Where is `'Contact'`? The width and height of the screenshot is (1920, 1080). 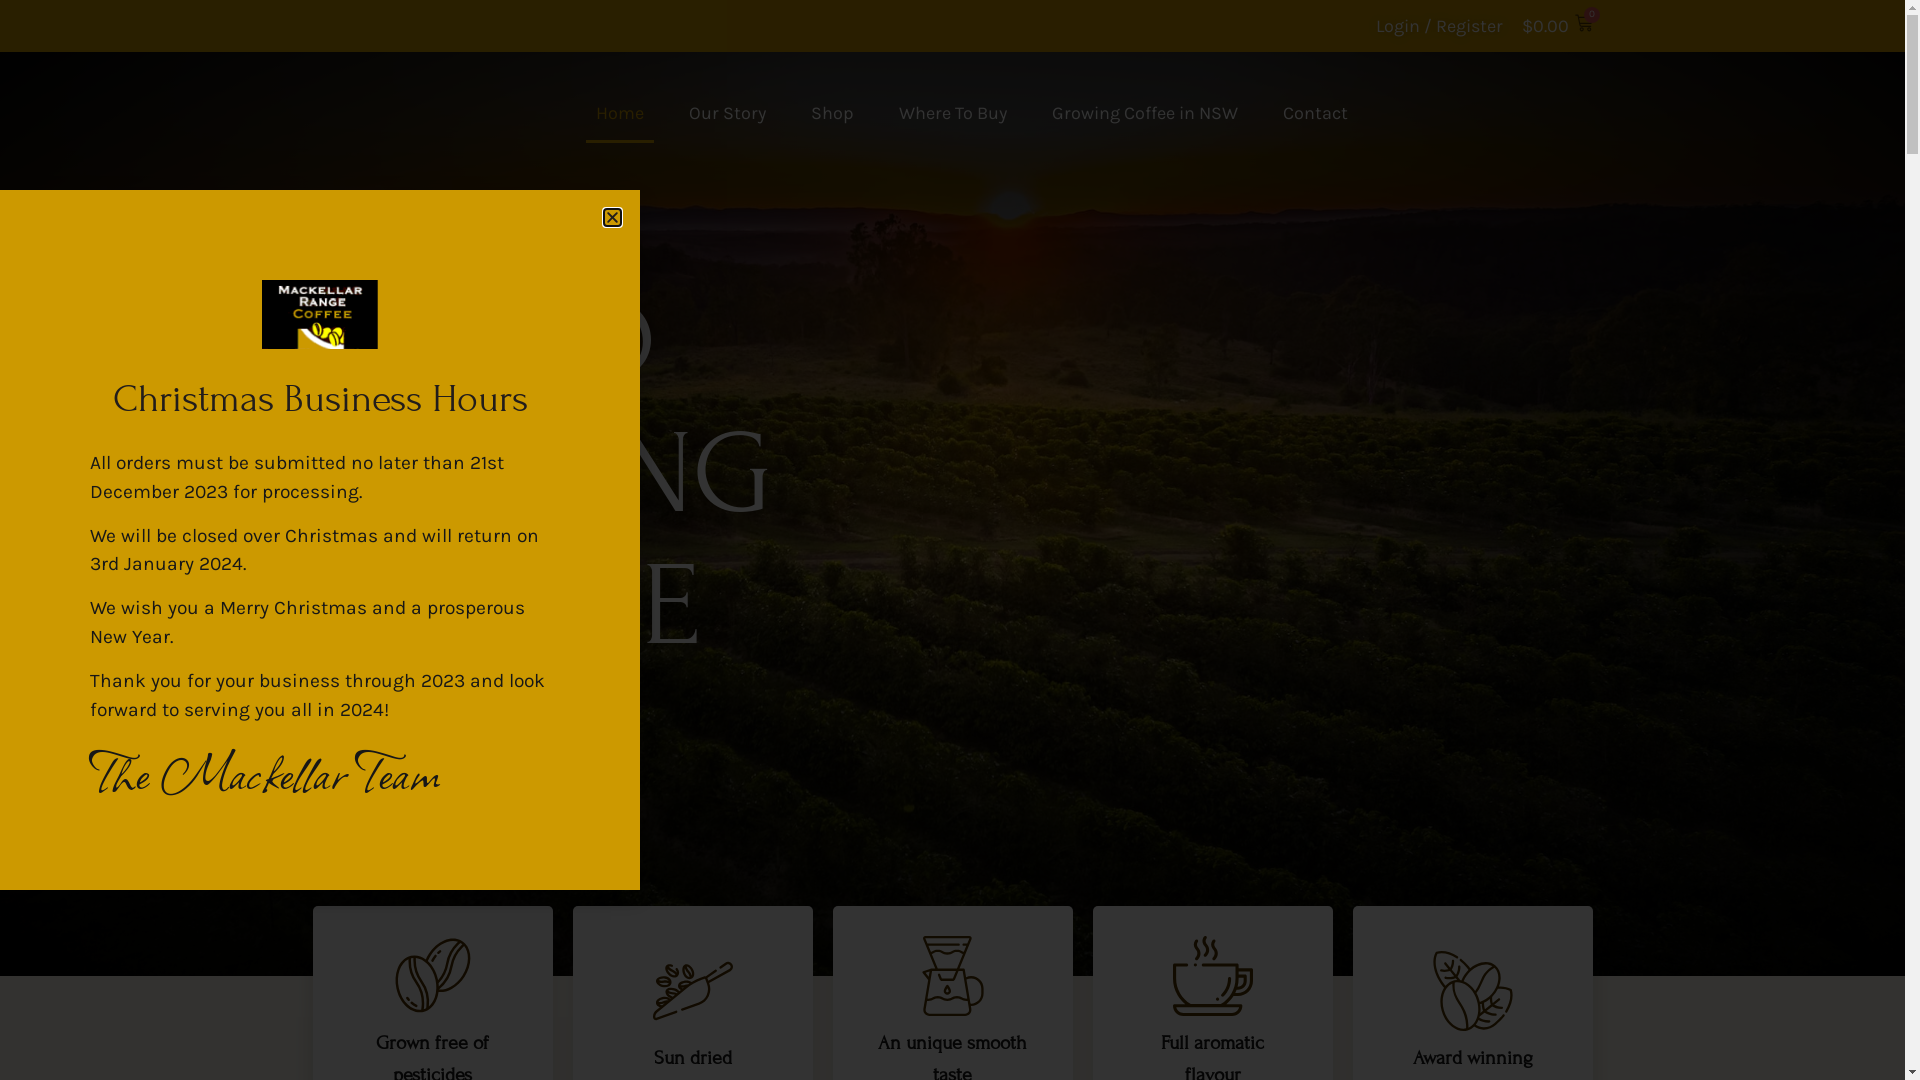 'Contact' is located at coordinates (1314, 112).